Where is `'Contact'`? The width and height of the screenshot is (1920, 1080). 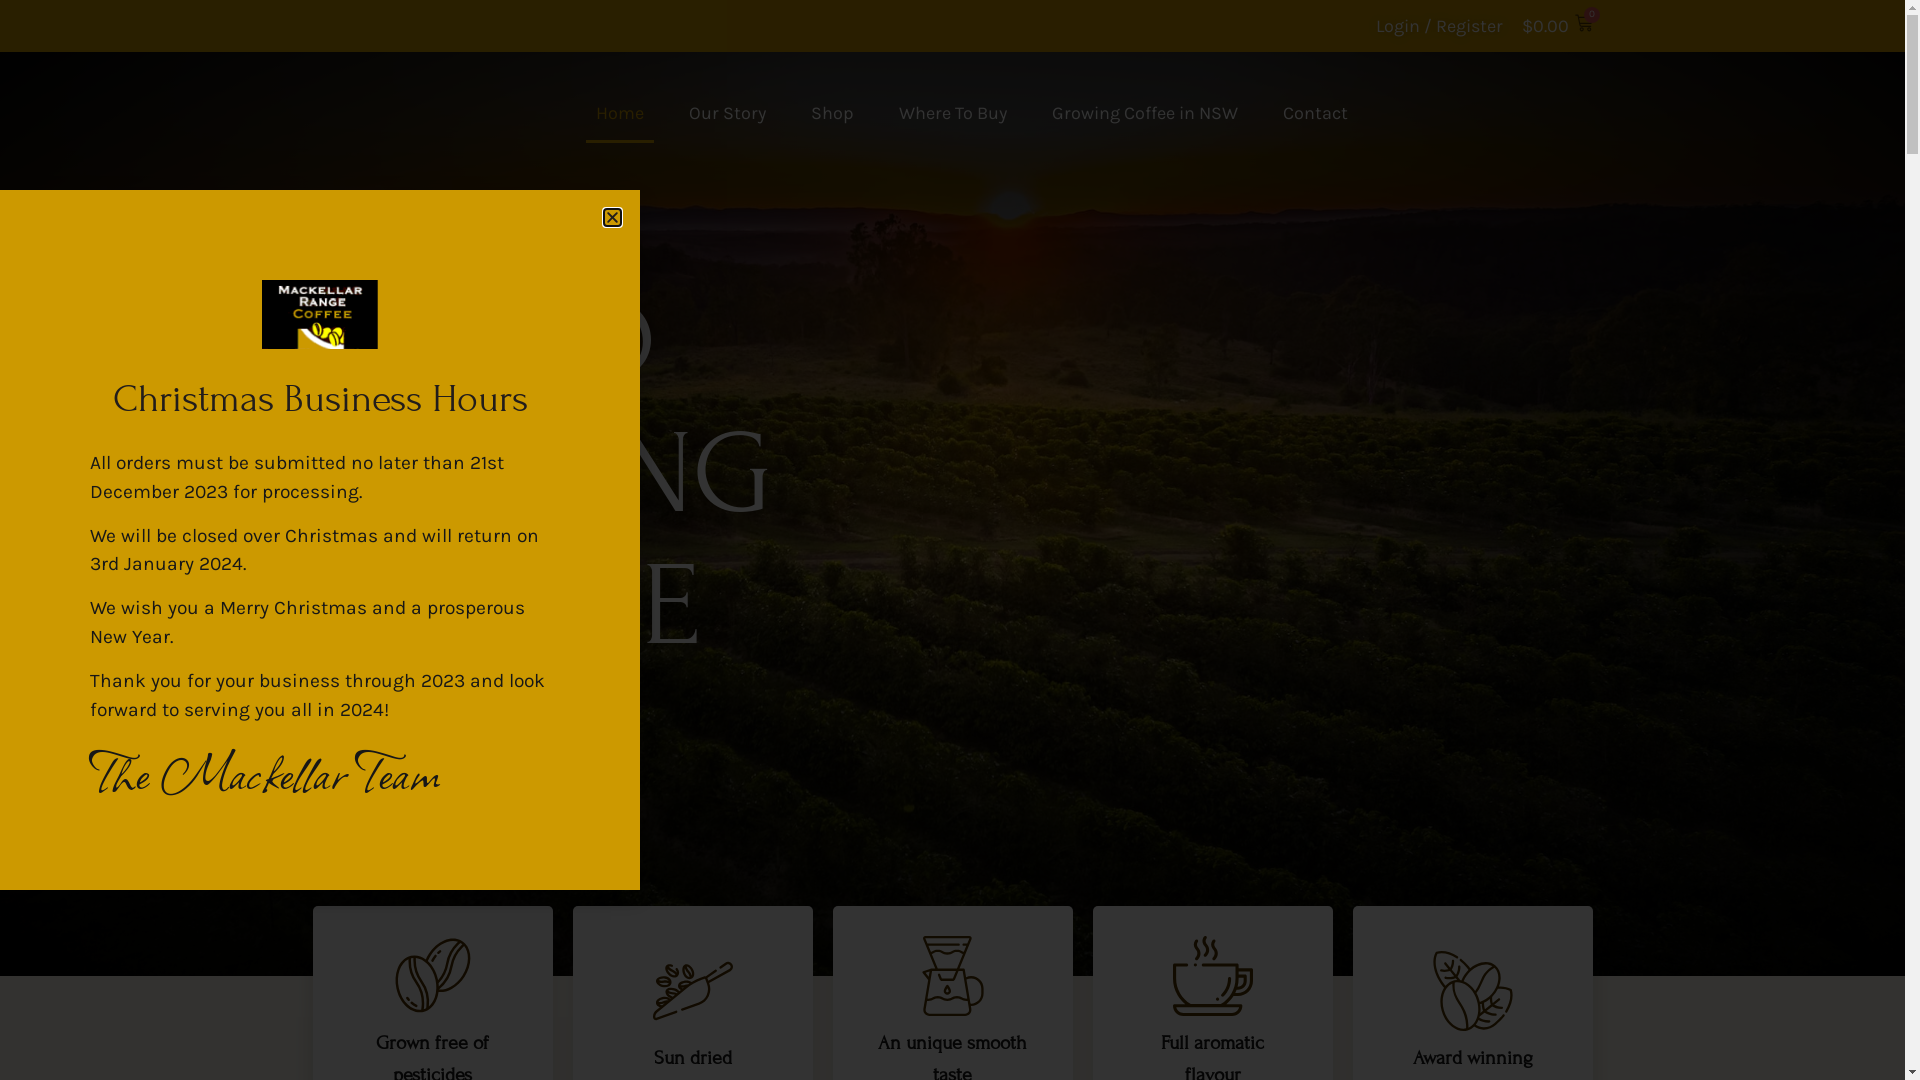 'Contact' is located at coordinates (1314, 112).